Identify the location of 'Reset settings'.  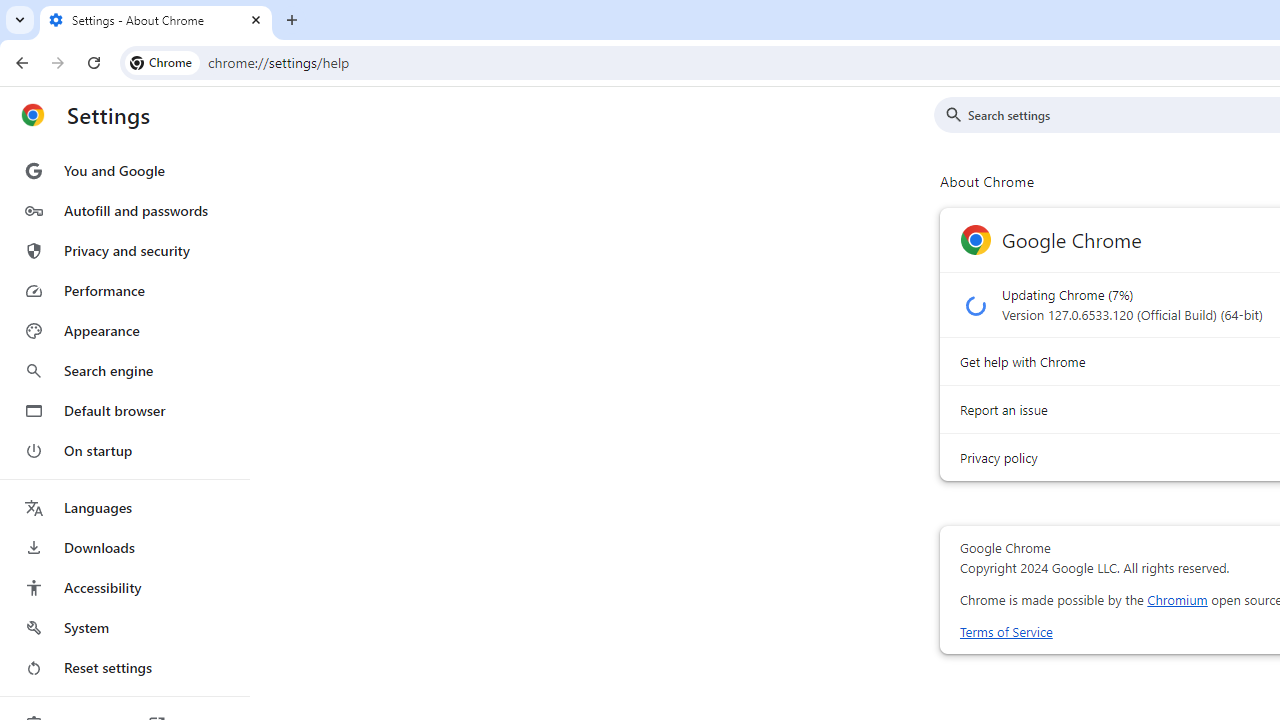
(123, 668).